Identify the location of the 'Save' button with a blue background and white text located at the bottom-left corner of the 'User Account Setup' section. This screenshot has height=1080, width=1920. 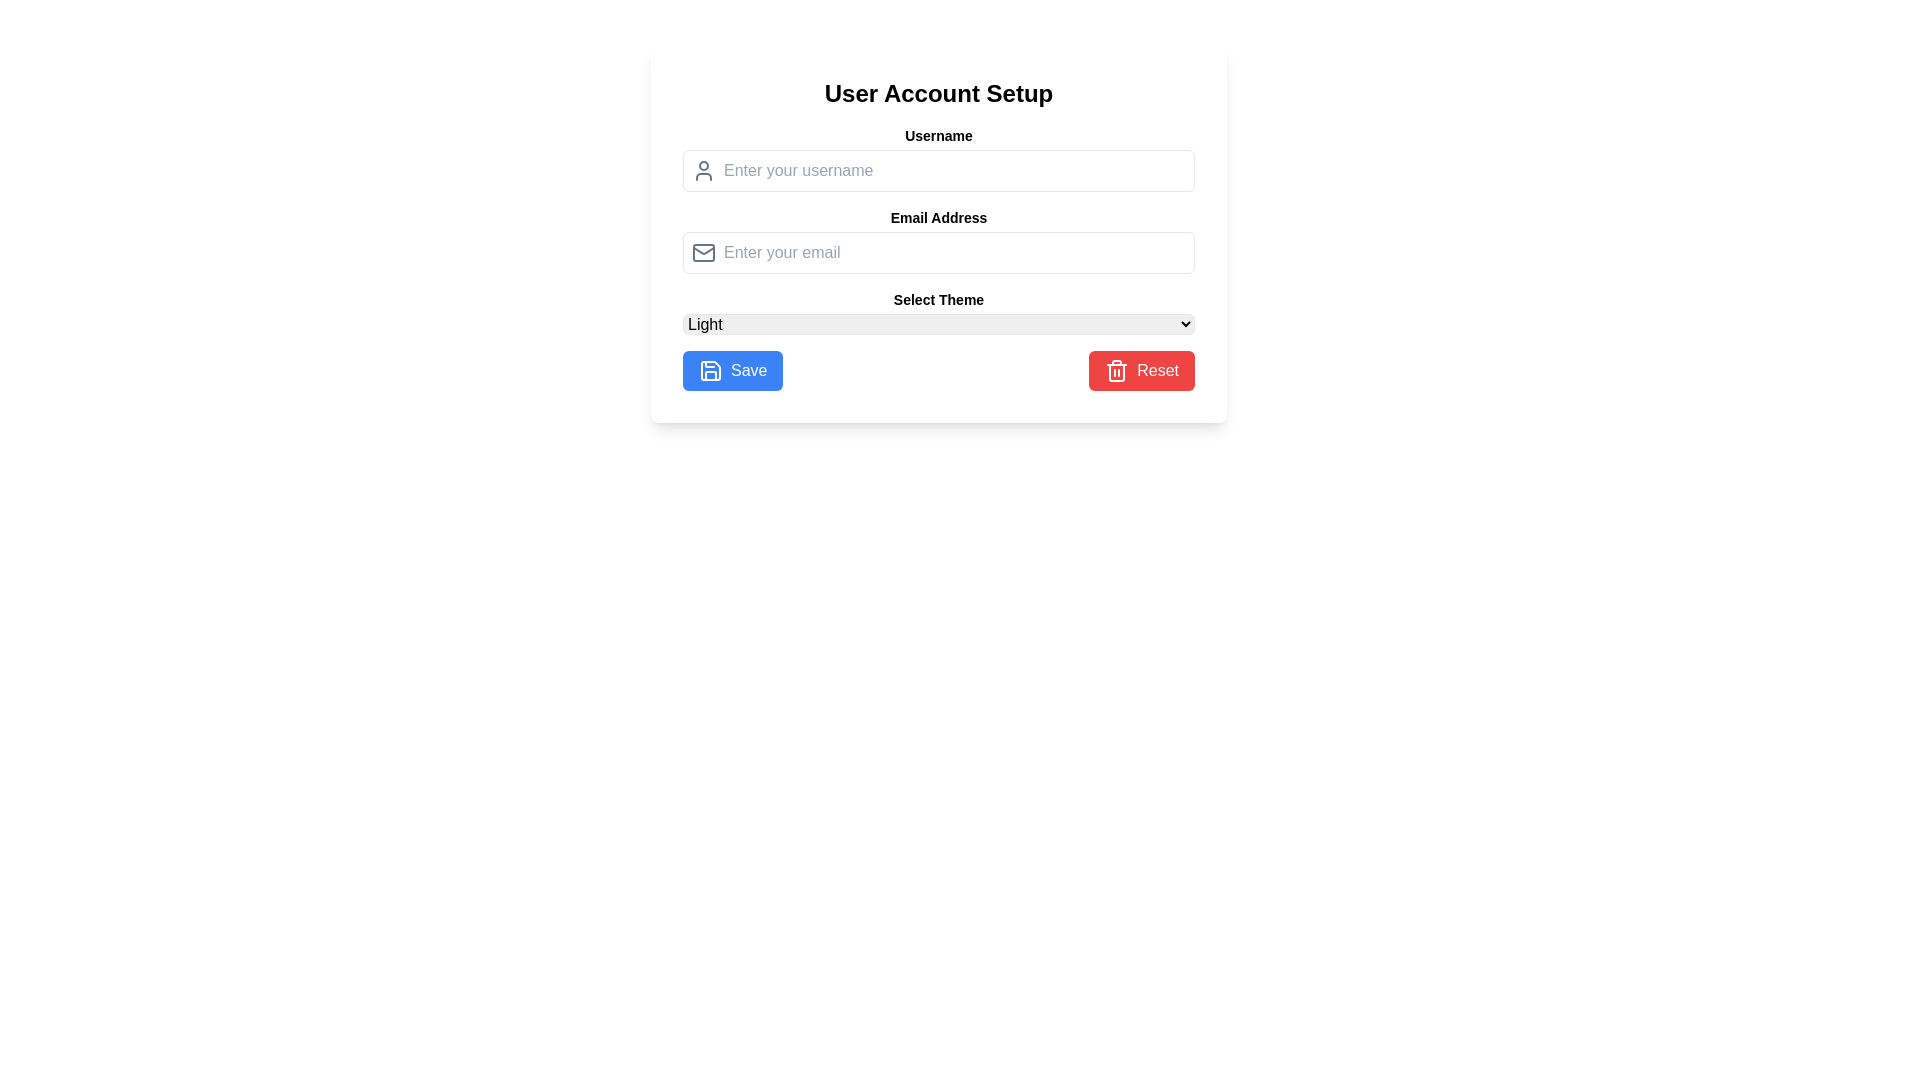
(732, 370).